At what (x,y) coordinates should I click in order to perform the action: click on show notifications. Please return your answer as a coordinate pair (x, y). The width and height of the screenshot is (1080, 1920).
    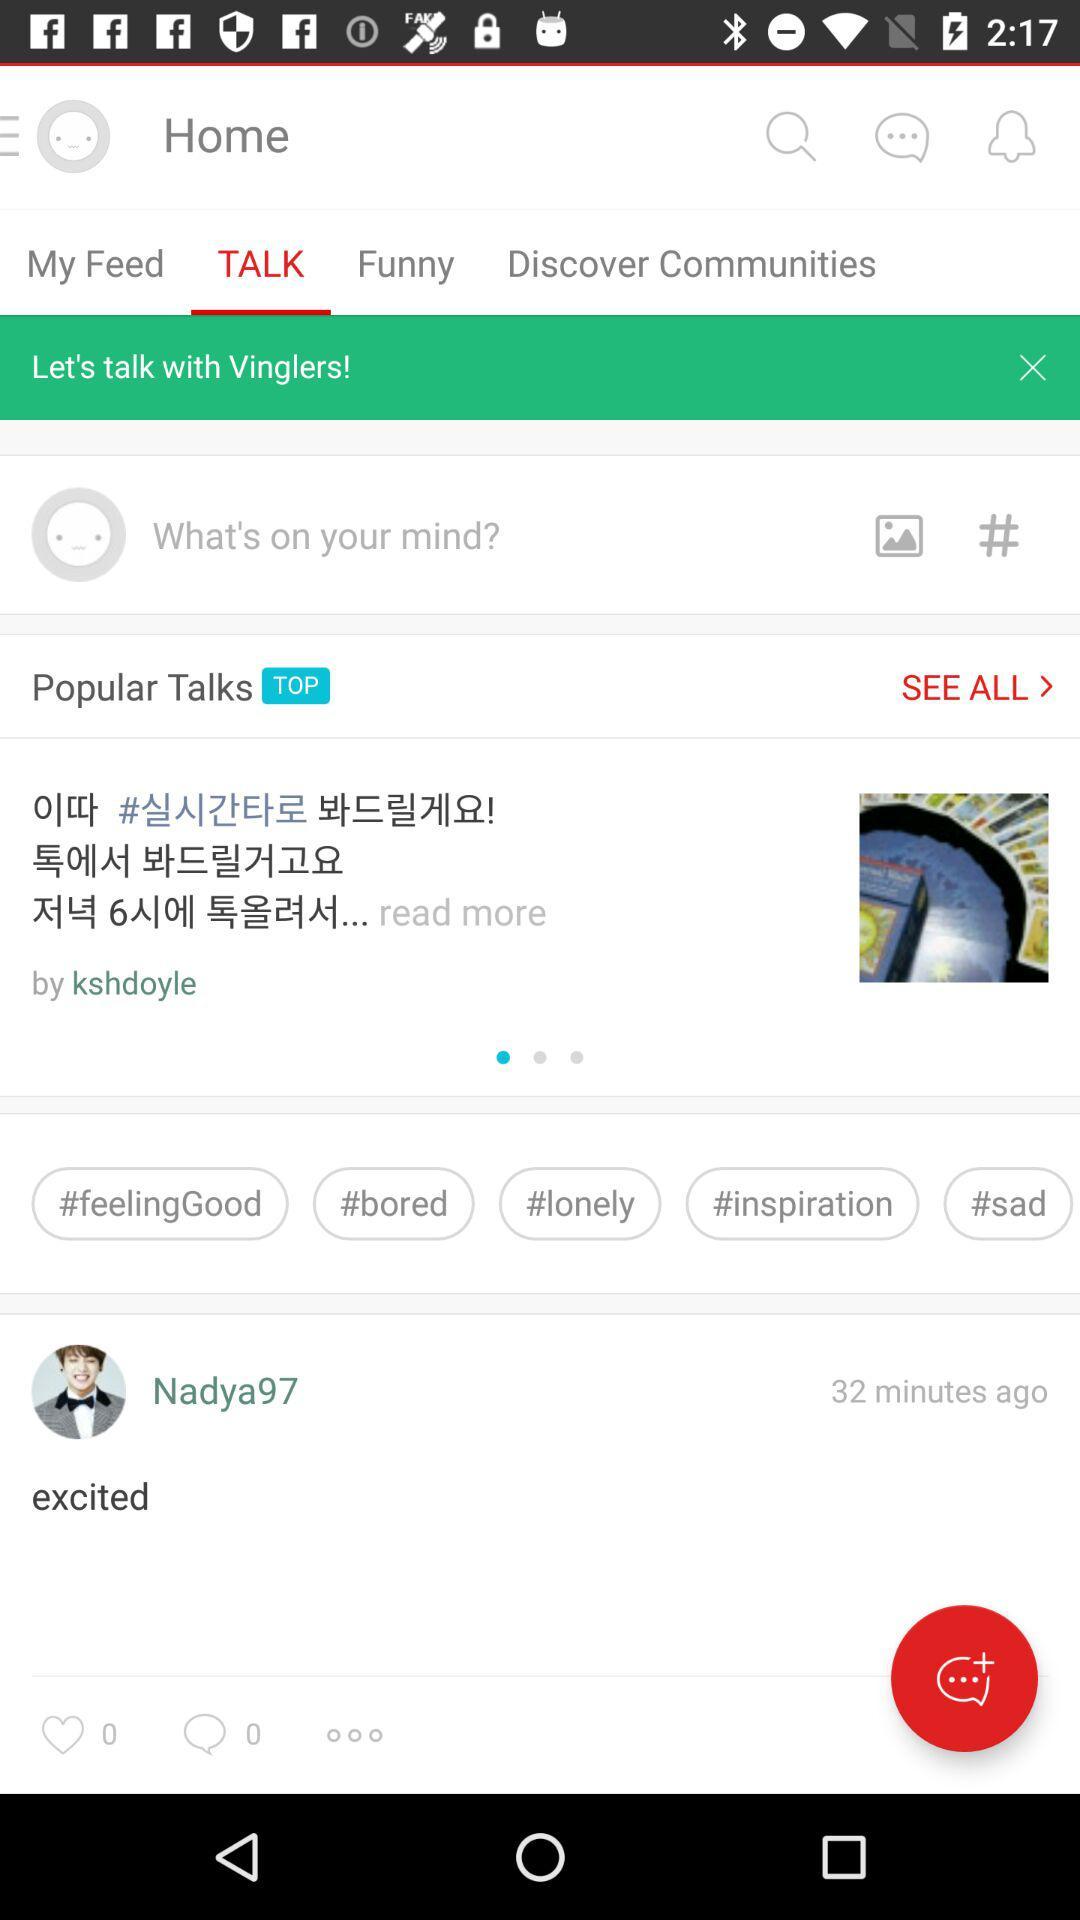
    Looking at the image, I should click on (1011, 135).